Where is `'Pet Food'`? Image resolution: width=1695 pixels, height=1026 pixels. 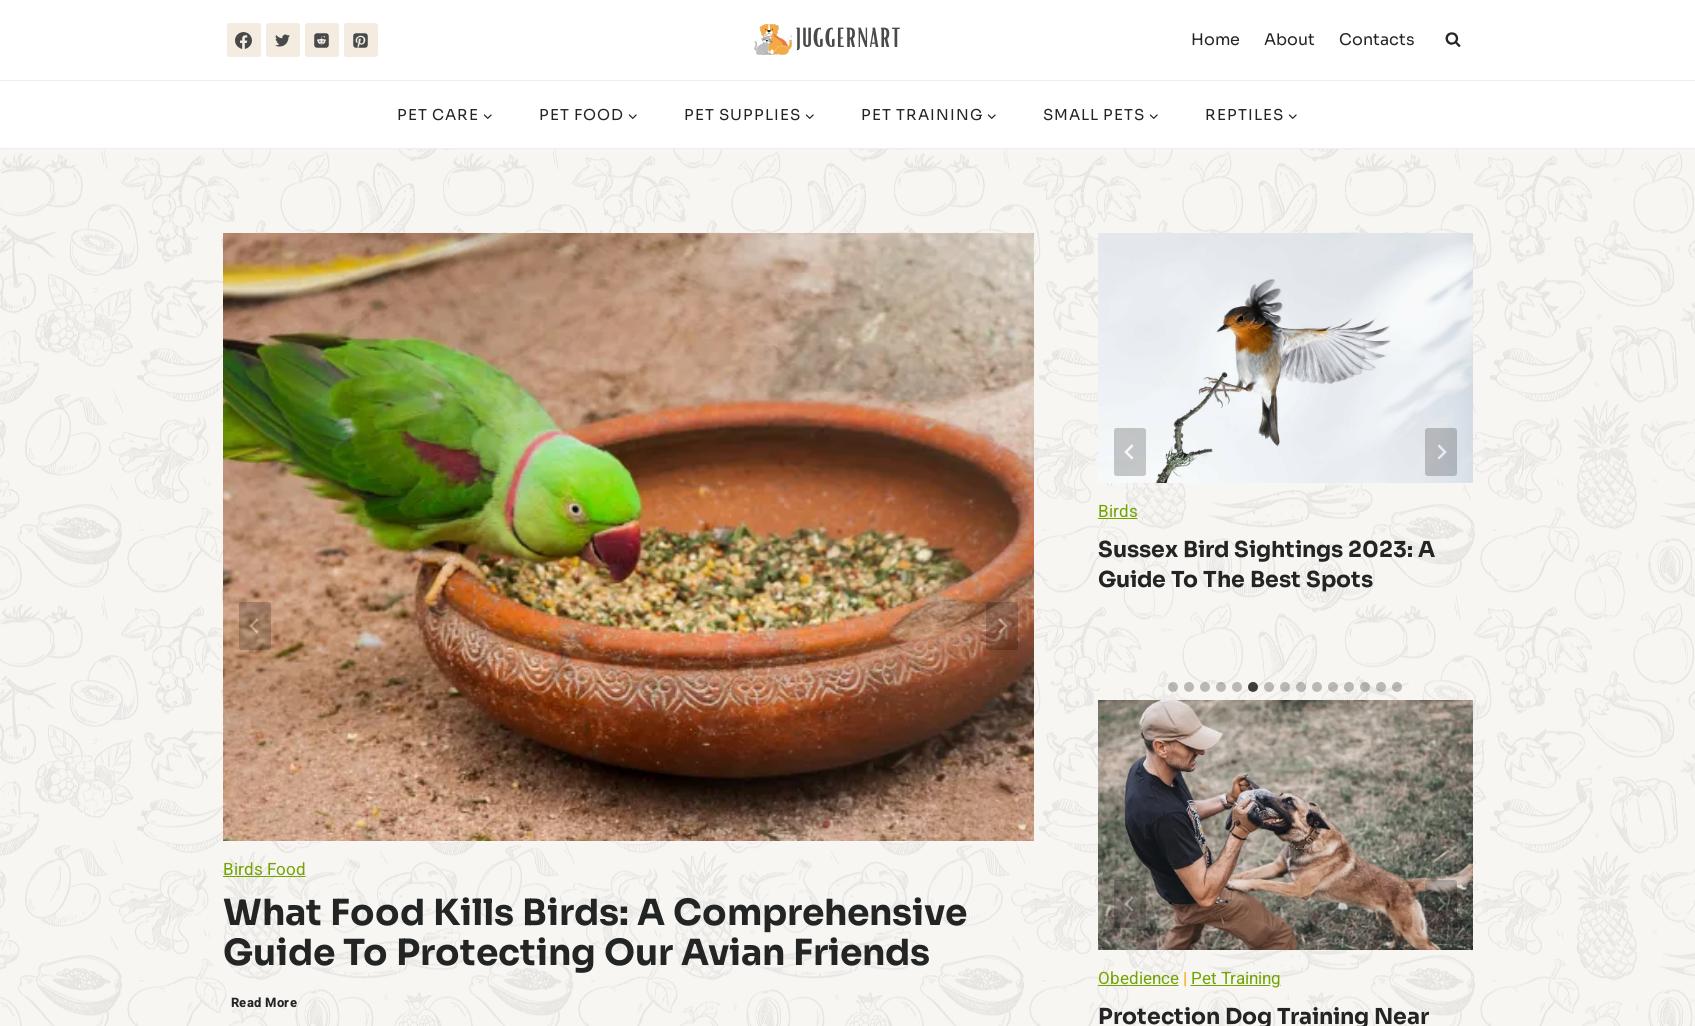 'Pet Food' is located at coordinates (580, 113).